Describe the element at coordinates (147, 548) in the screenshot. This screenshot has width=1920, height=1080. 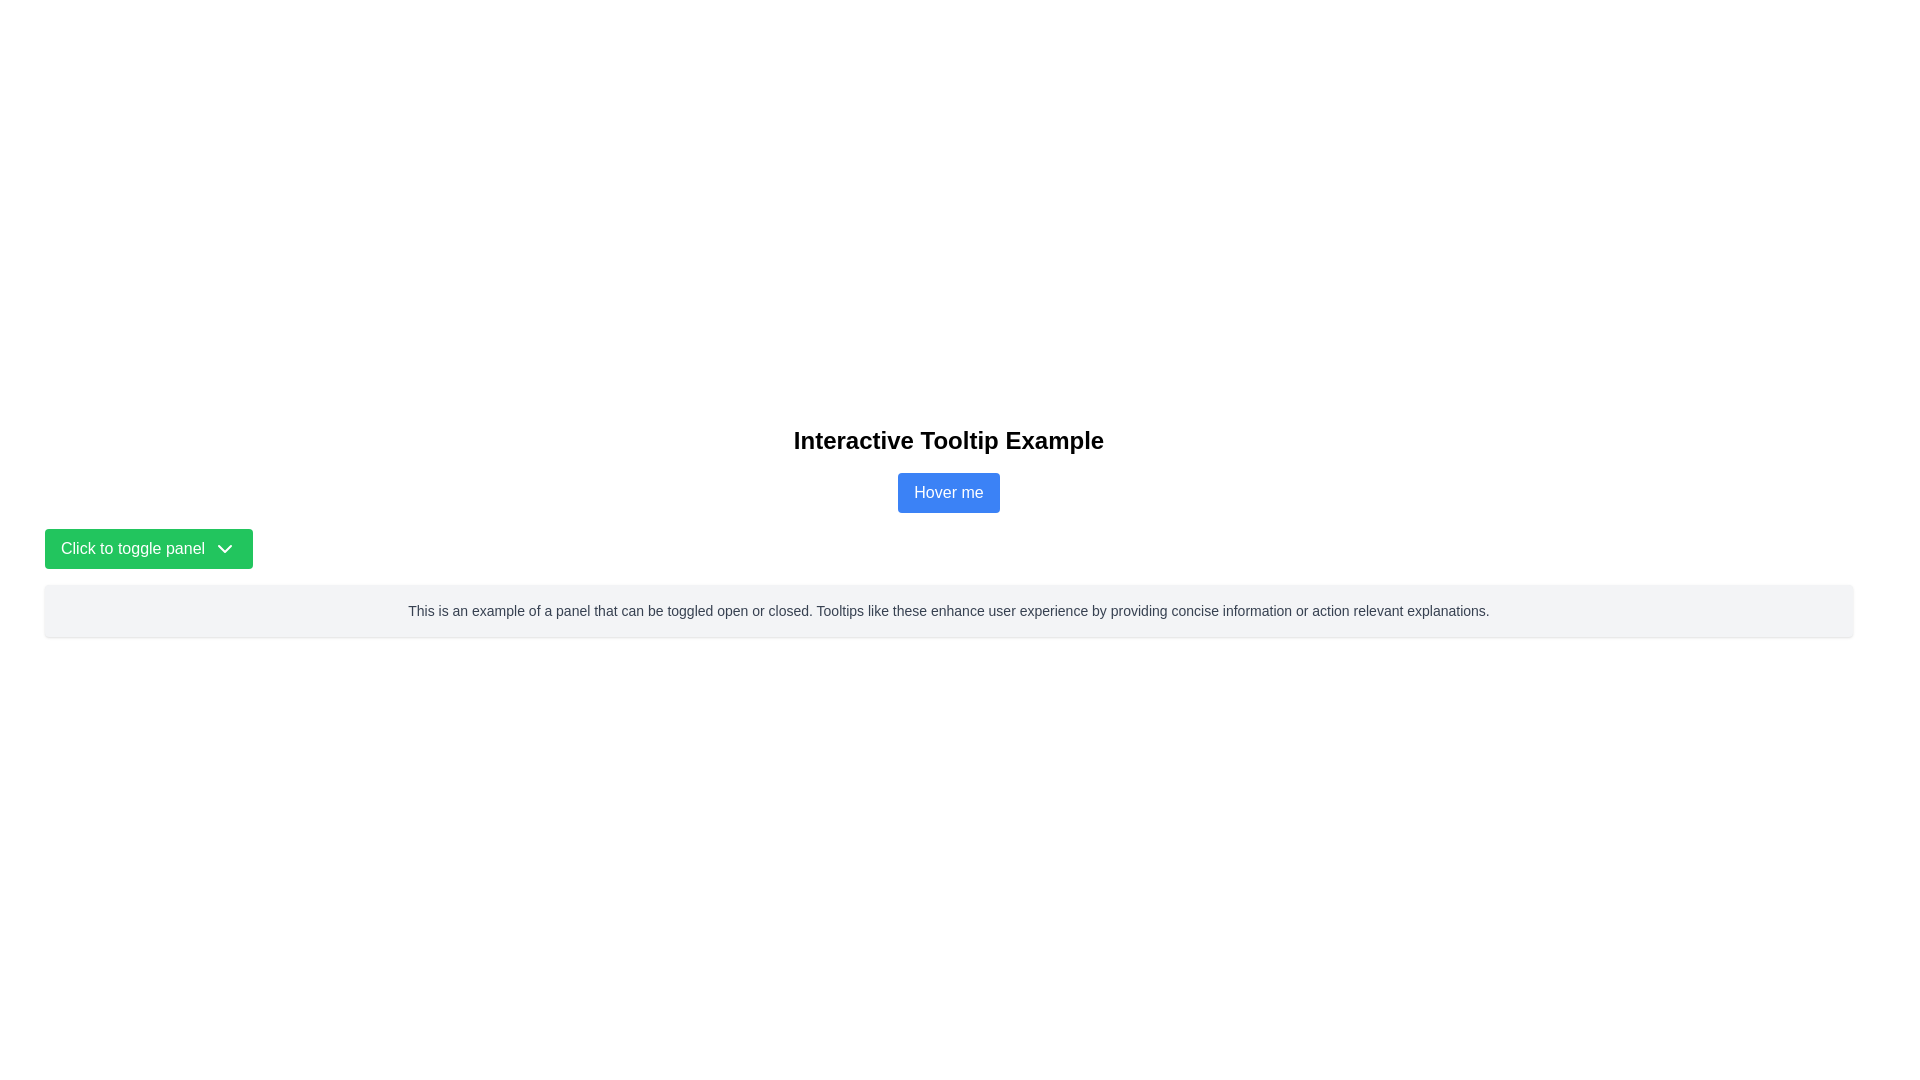
I see `the button in the bottom-left portion of the main content area` at that location.